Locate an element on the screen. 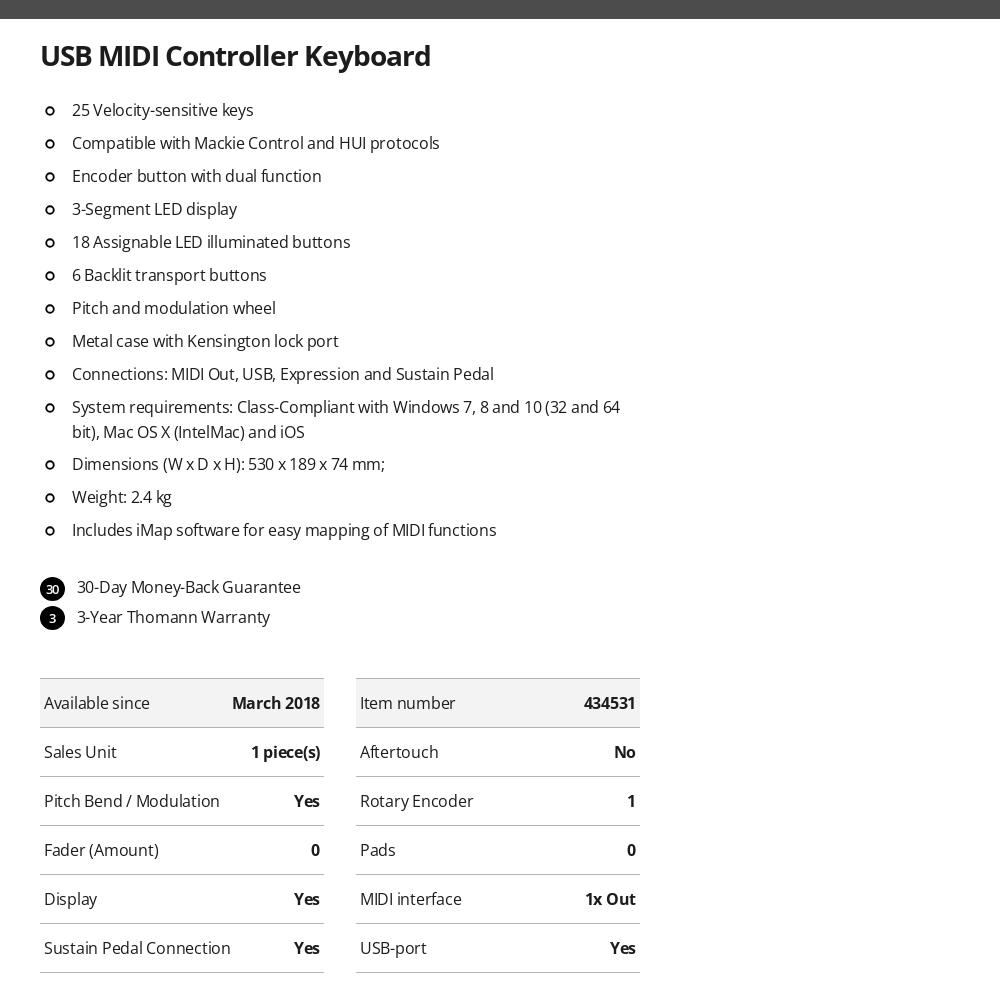 This screenshot has width=1000, height=981. '3-Year Thomann Warranty' is located at coordinates (171, 615).